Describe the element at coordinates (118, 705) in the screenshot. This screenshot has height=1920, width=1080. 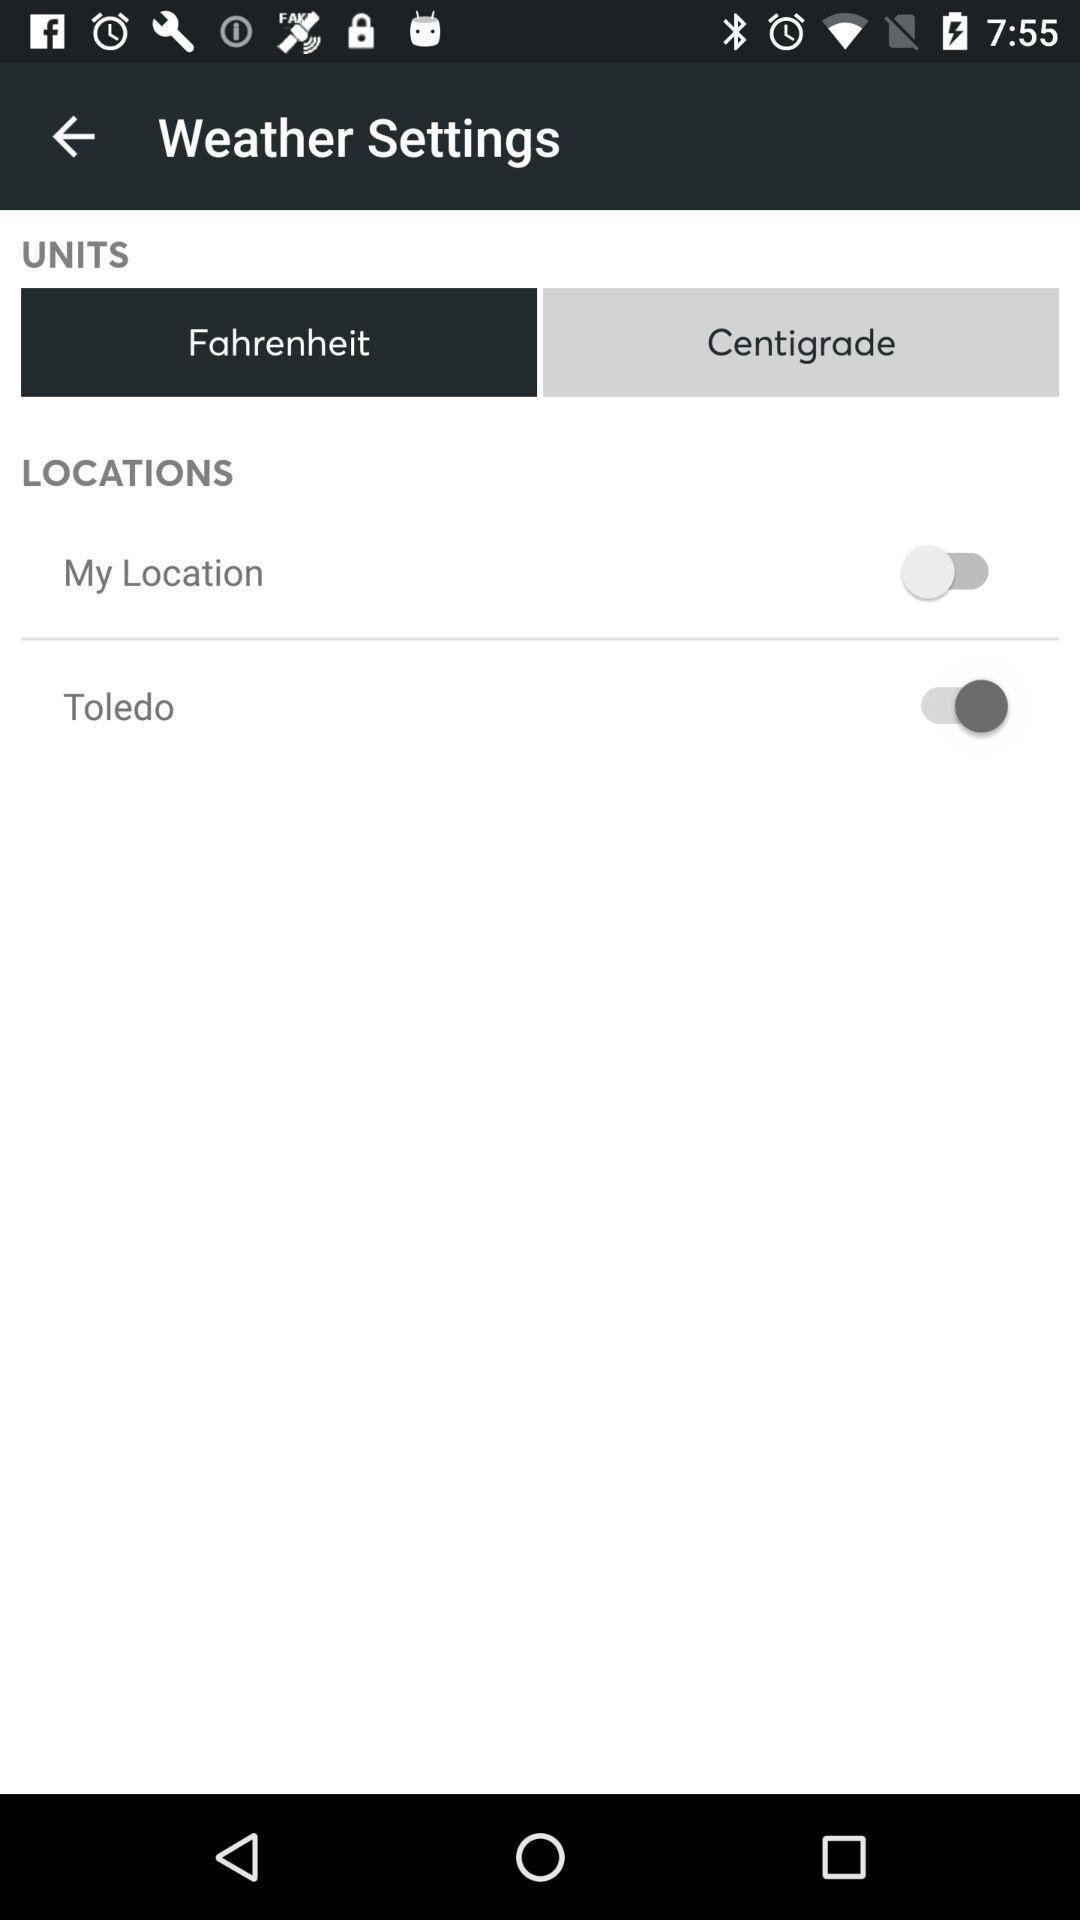
I see `the toledo` at that location.